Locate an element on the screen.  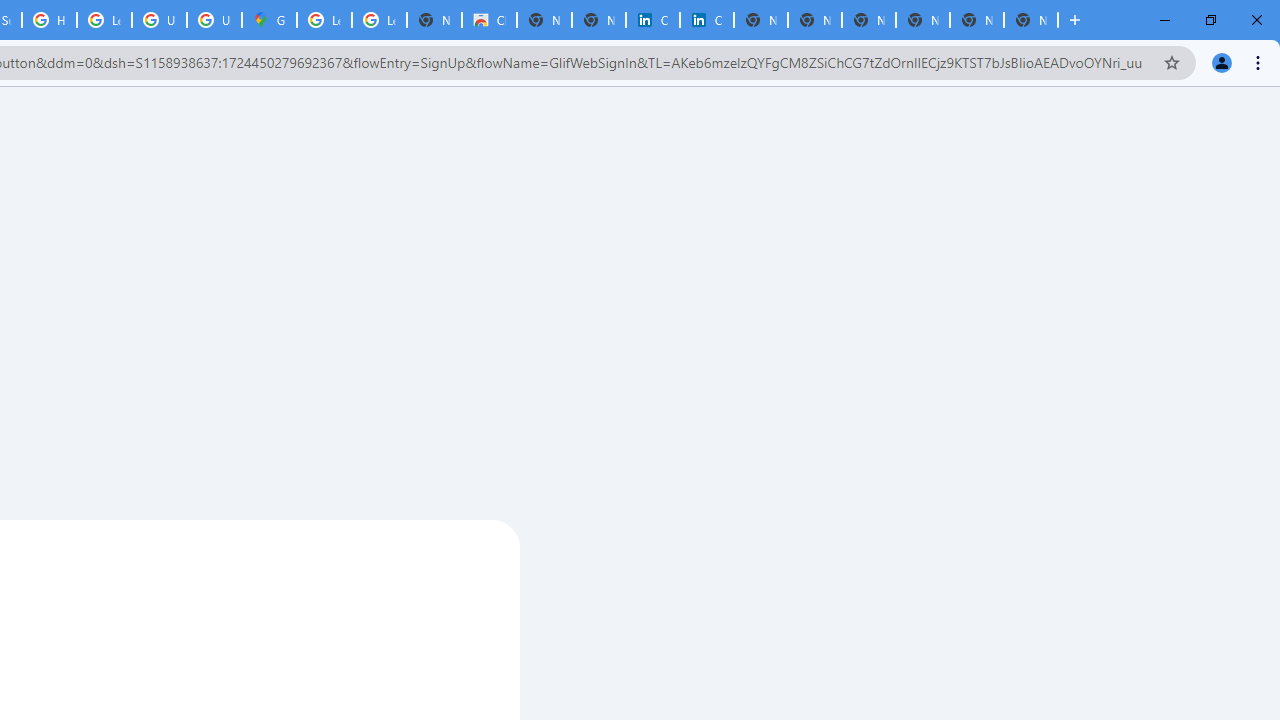
'Cookie Policy | LinkedIn' is located at coordinates (706, 20).